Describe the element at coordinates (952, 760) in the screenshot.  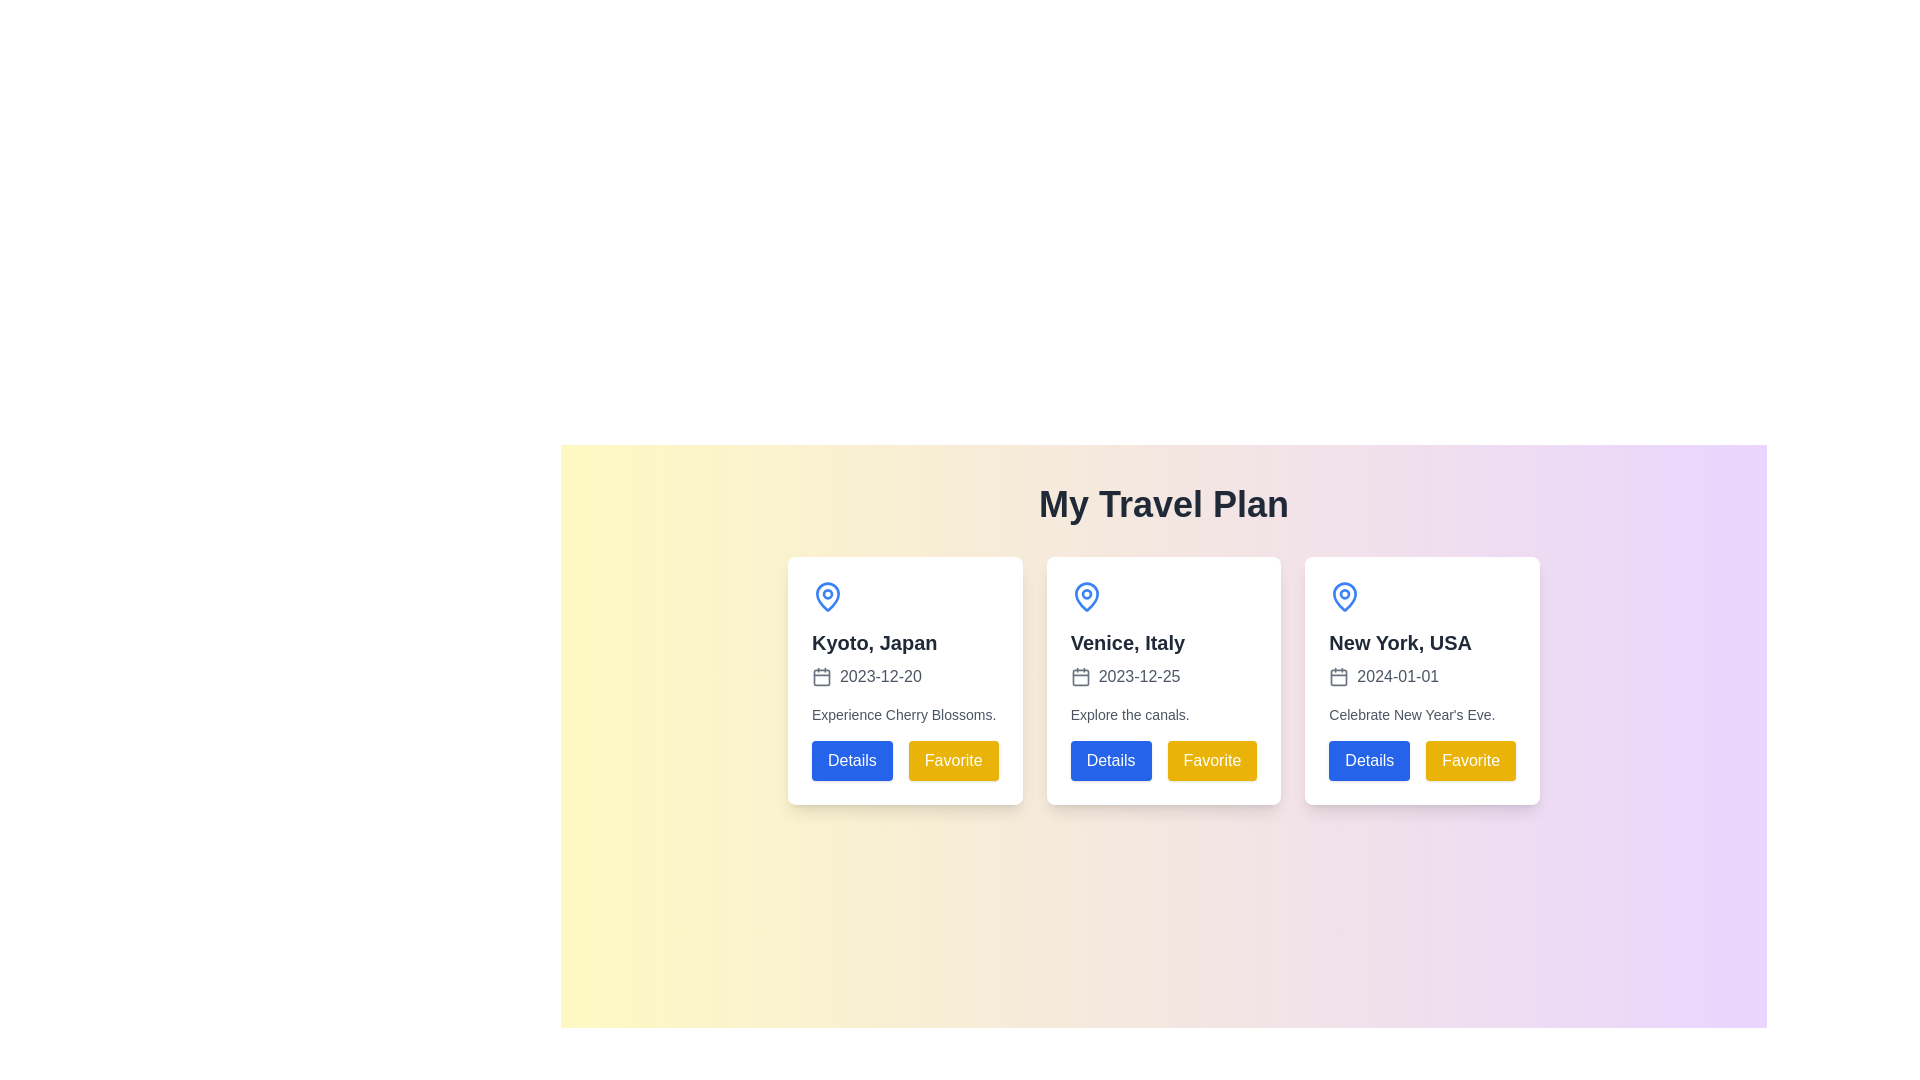
I see `the favorite button located at the bottom-right corner of the card for 'Kyoto, Japan'` at that location.